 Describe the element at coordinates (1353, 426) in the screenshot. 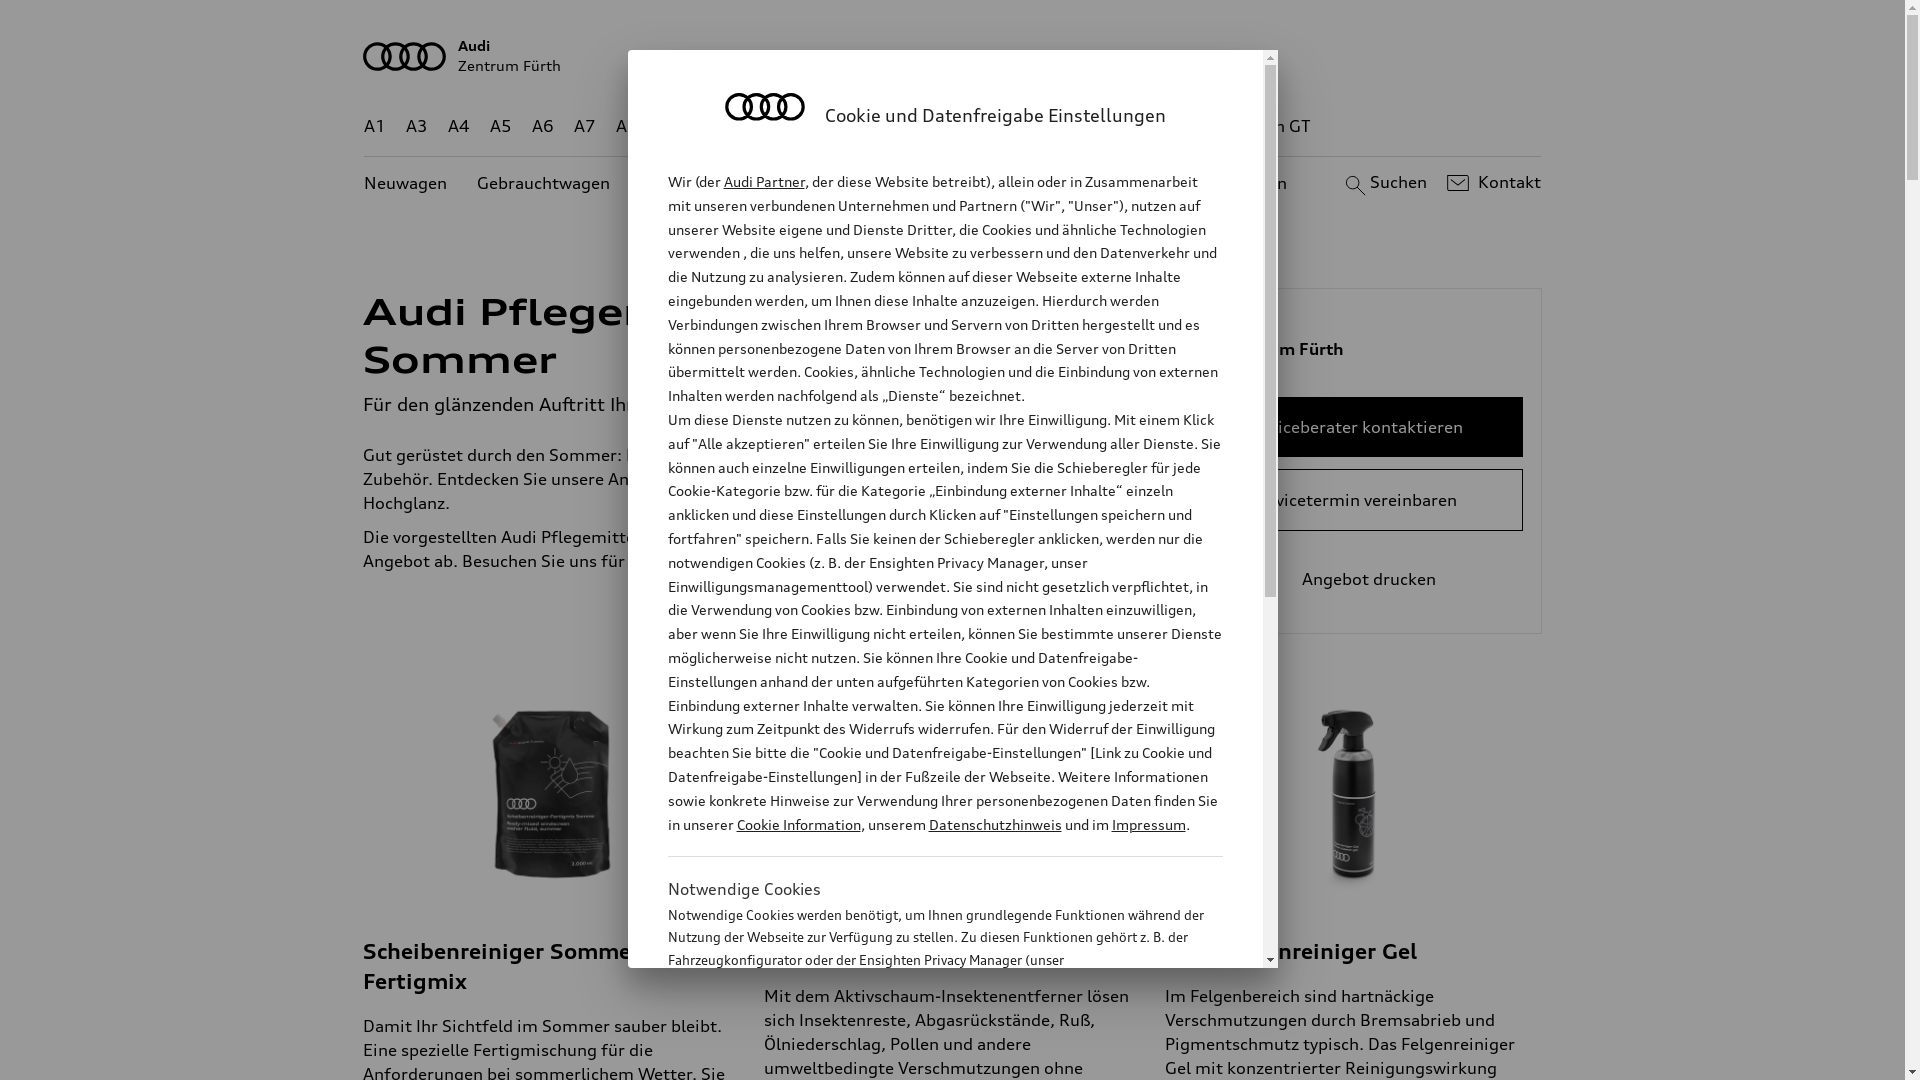

I see `'Serviceberater kontaktieren'` at that location.